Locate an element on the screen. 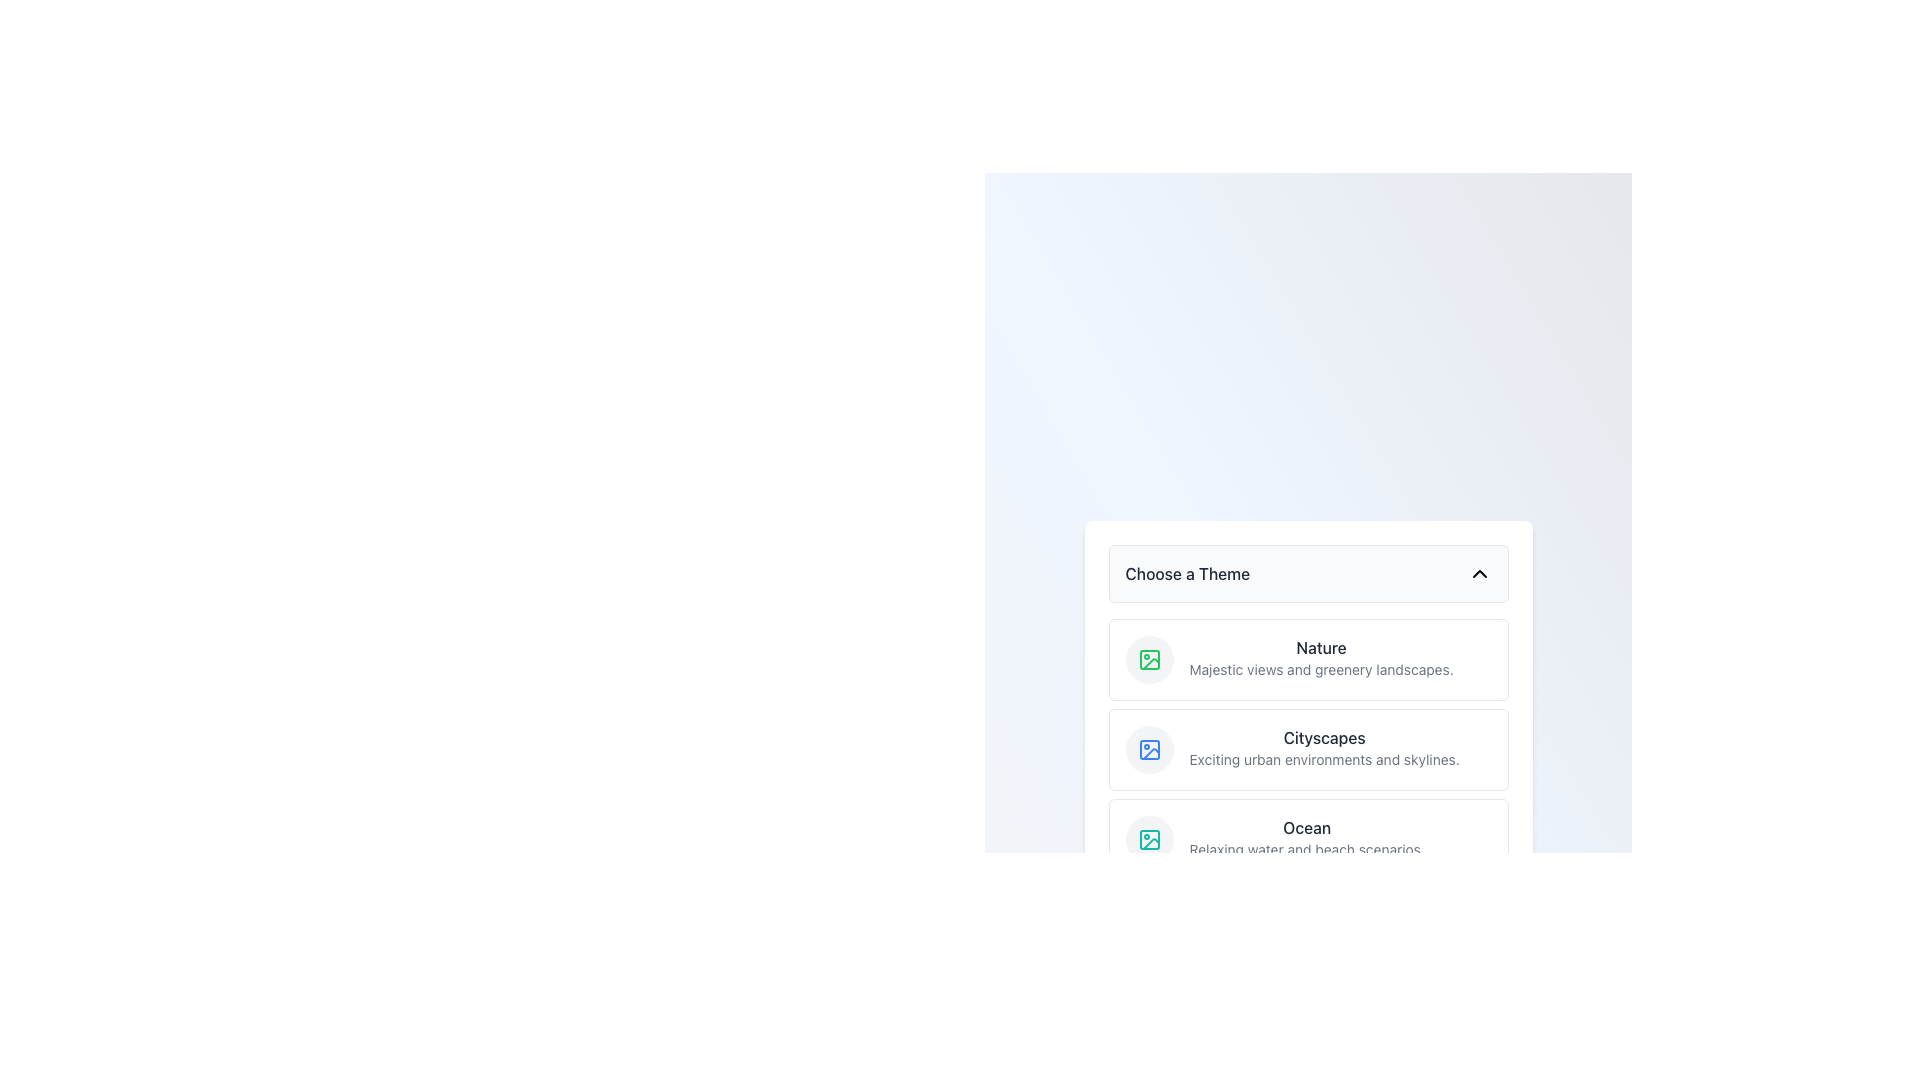 Image resolution: width=1920 pixels, height=1080 pixels. the largest rectangular shape within the 'Cityscapes' themed list item icon is located at coordinates (1149, 749).